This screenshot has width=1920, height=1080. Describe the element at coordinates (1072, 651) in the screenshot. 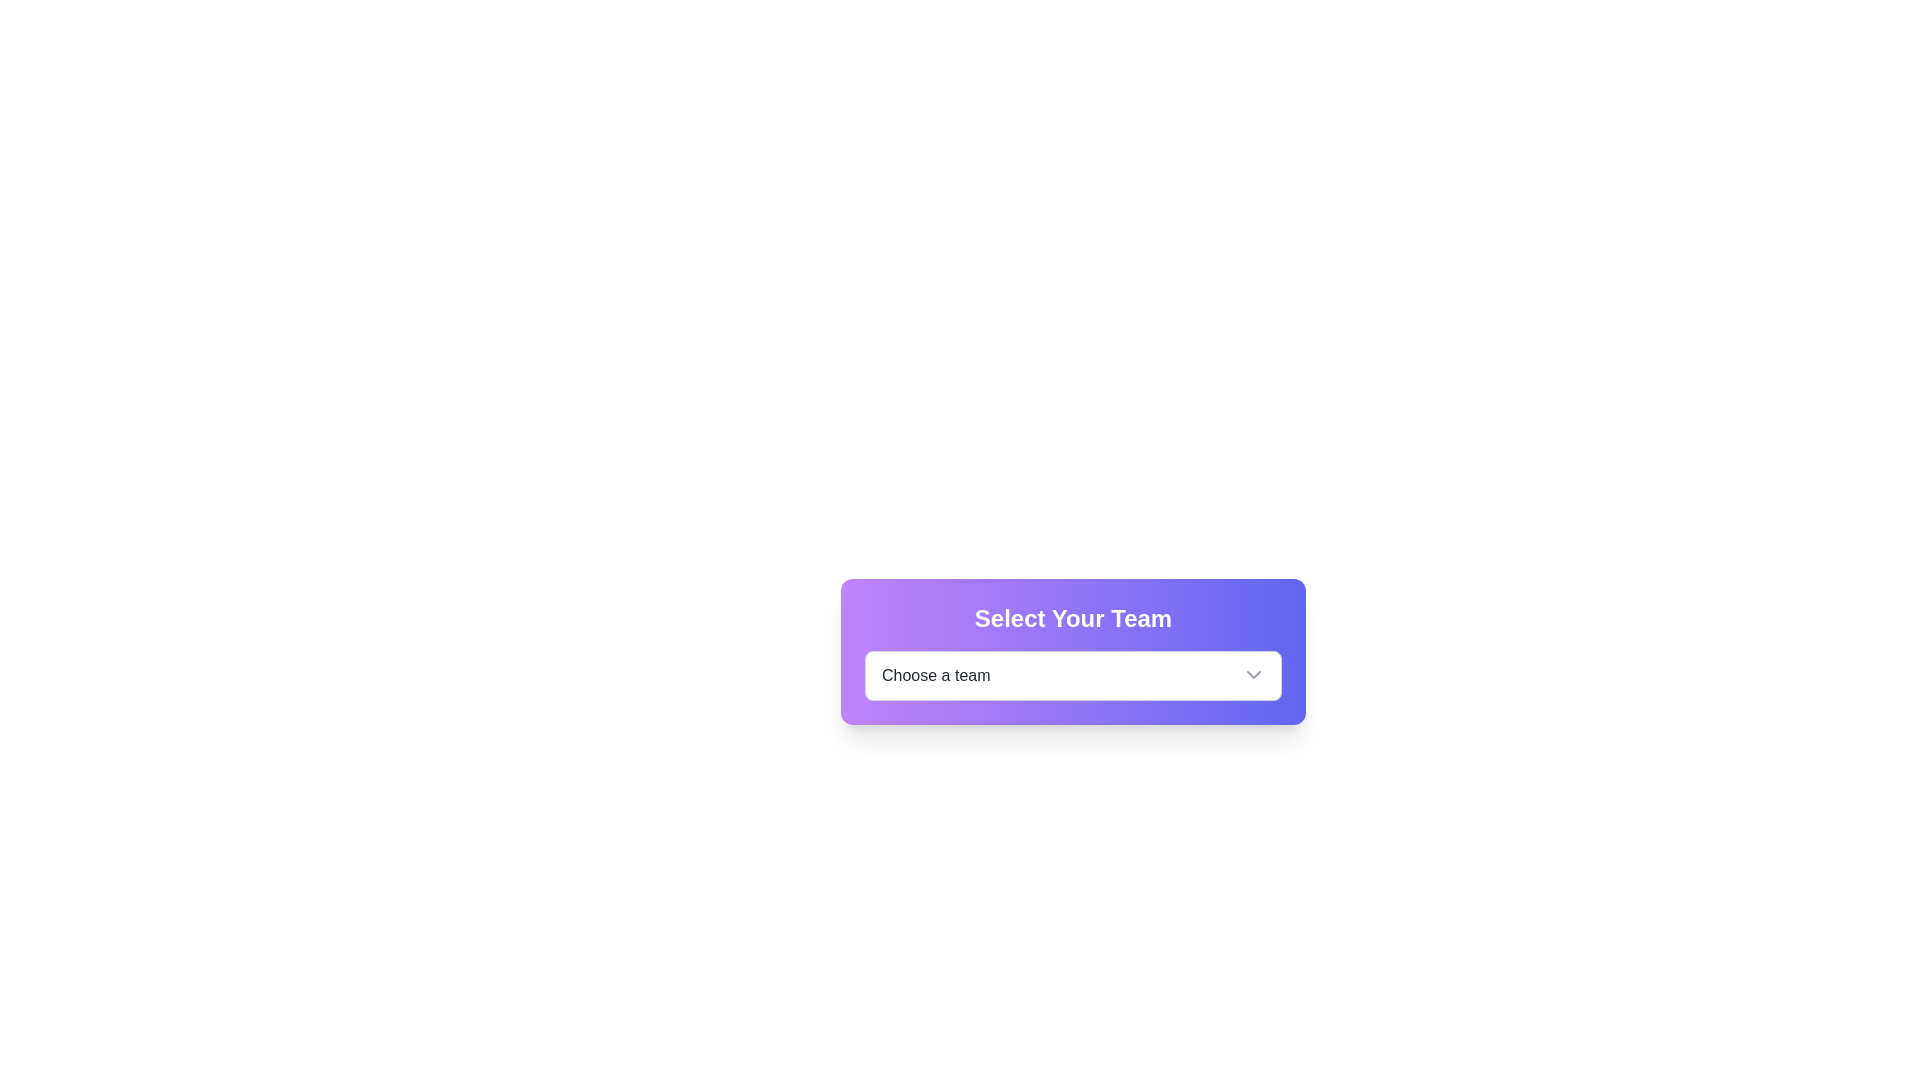

I see `the dropdown menu within the Card that allows users` at that location.